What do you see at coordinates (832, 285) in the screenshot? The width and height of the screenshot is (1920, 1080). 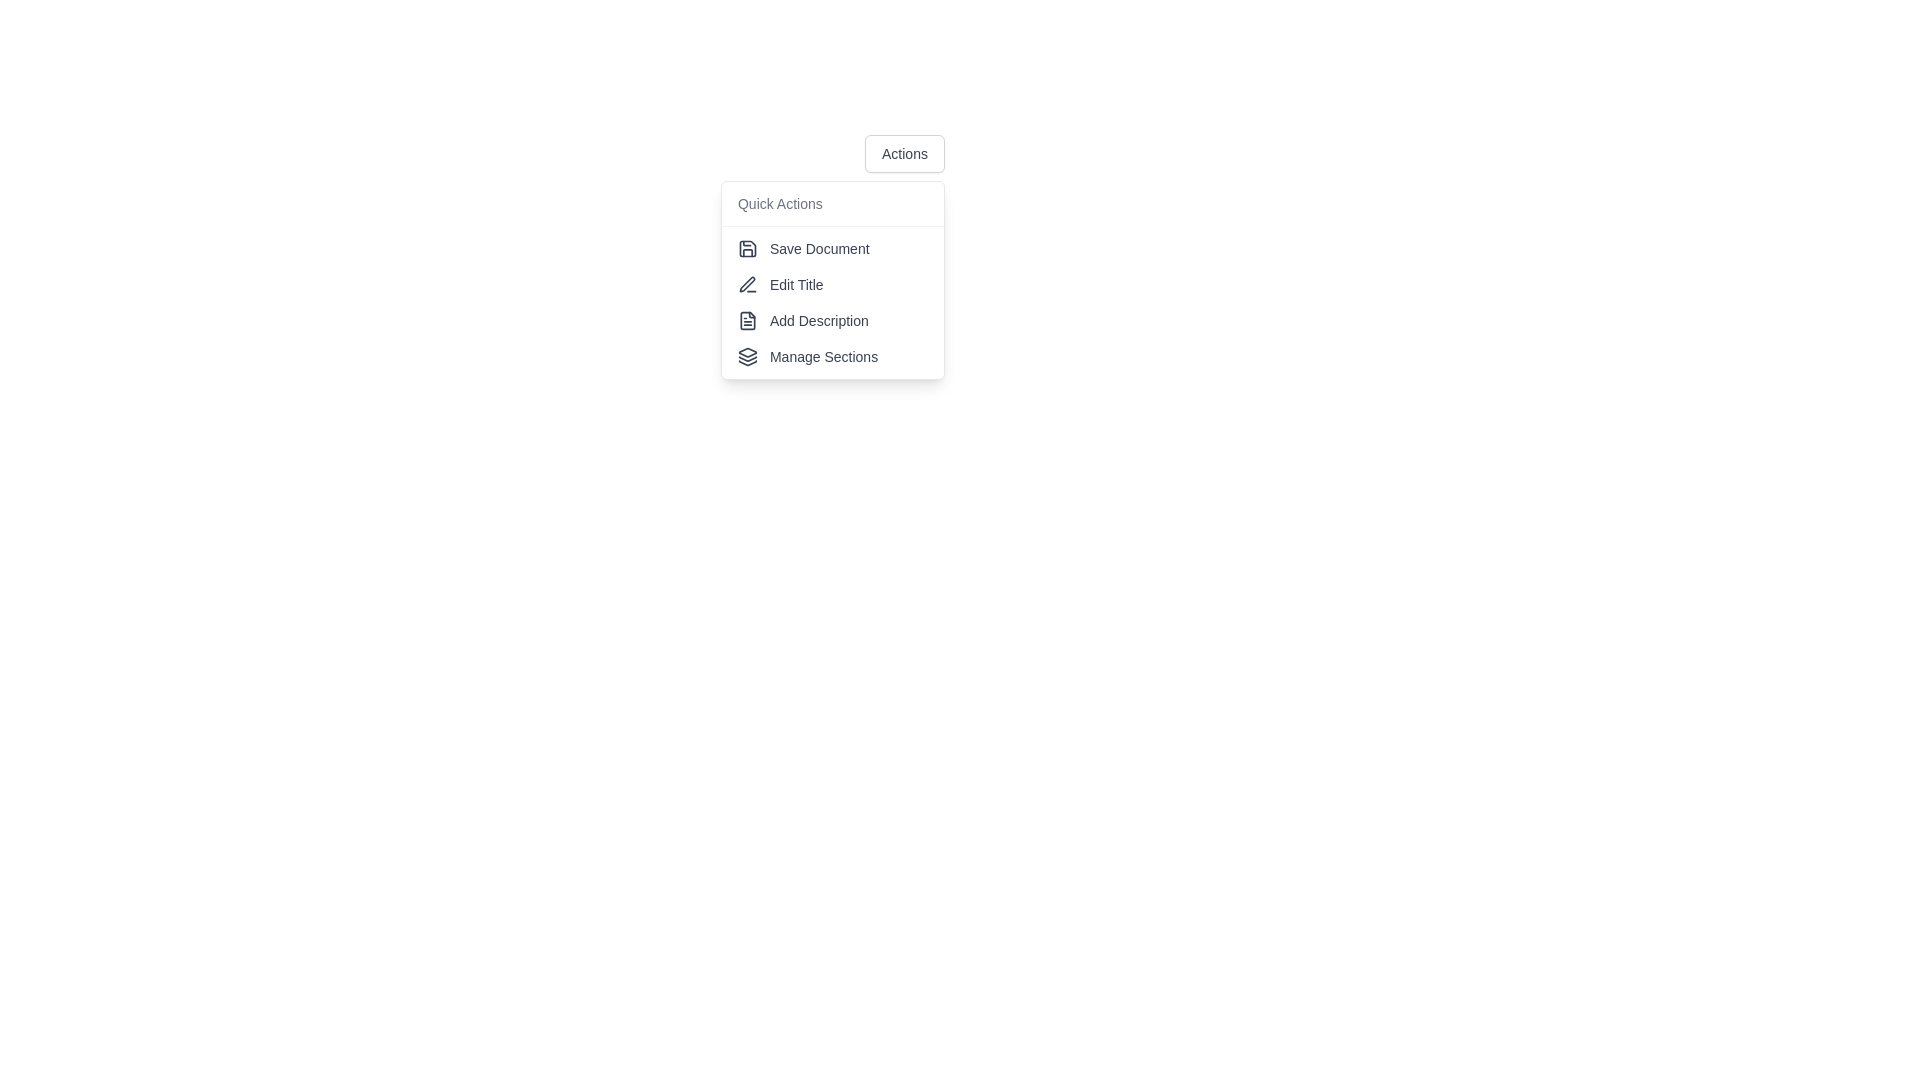 I see `the 'Edit Title' button, which is the second item in the menu list below 'Quick Actions', positioned between 'Save Document' and 'Add Description'` at bounding box center [832, 285].